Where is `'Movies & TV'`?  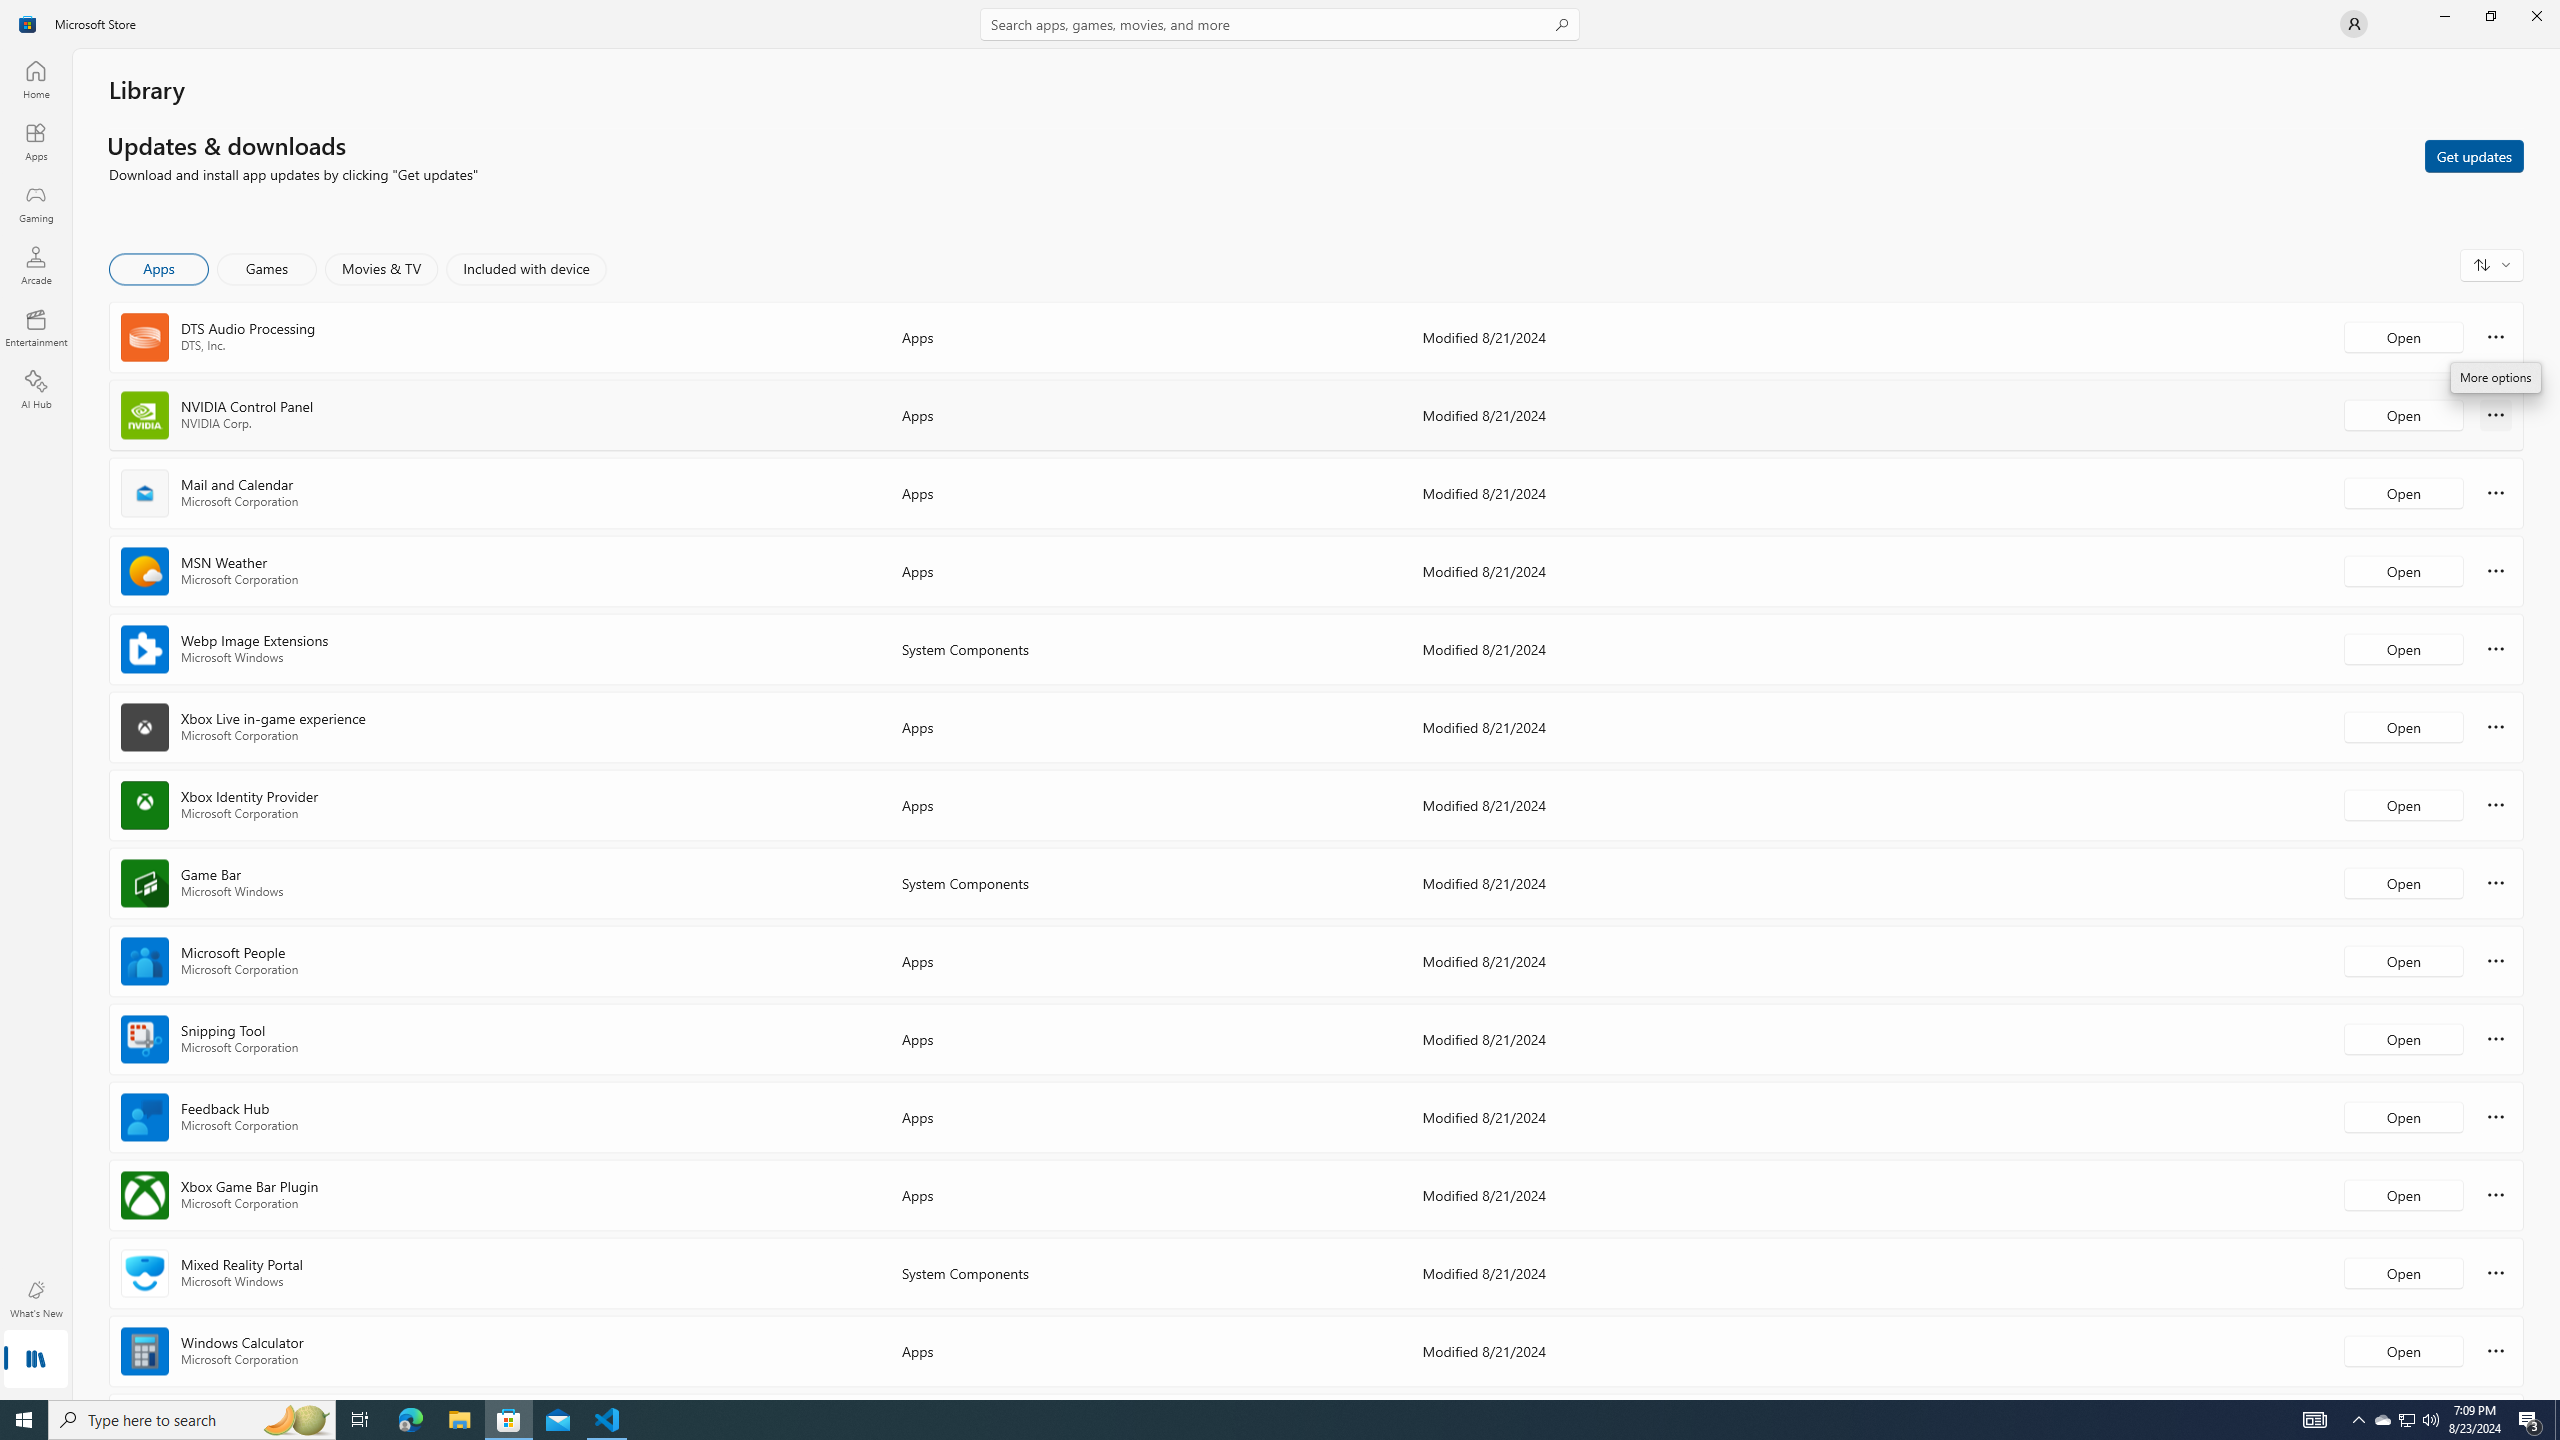 'Movies & TV' is located at coordinates (380, 268).